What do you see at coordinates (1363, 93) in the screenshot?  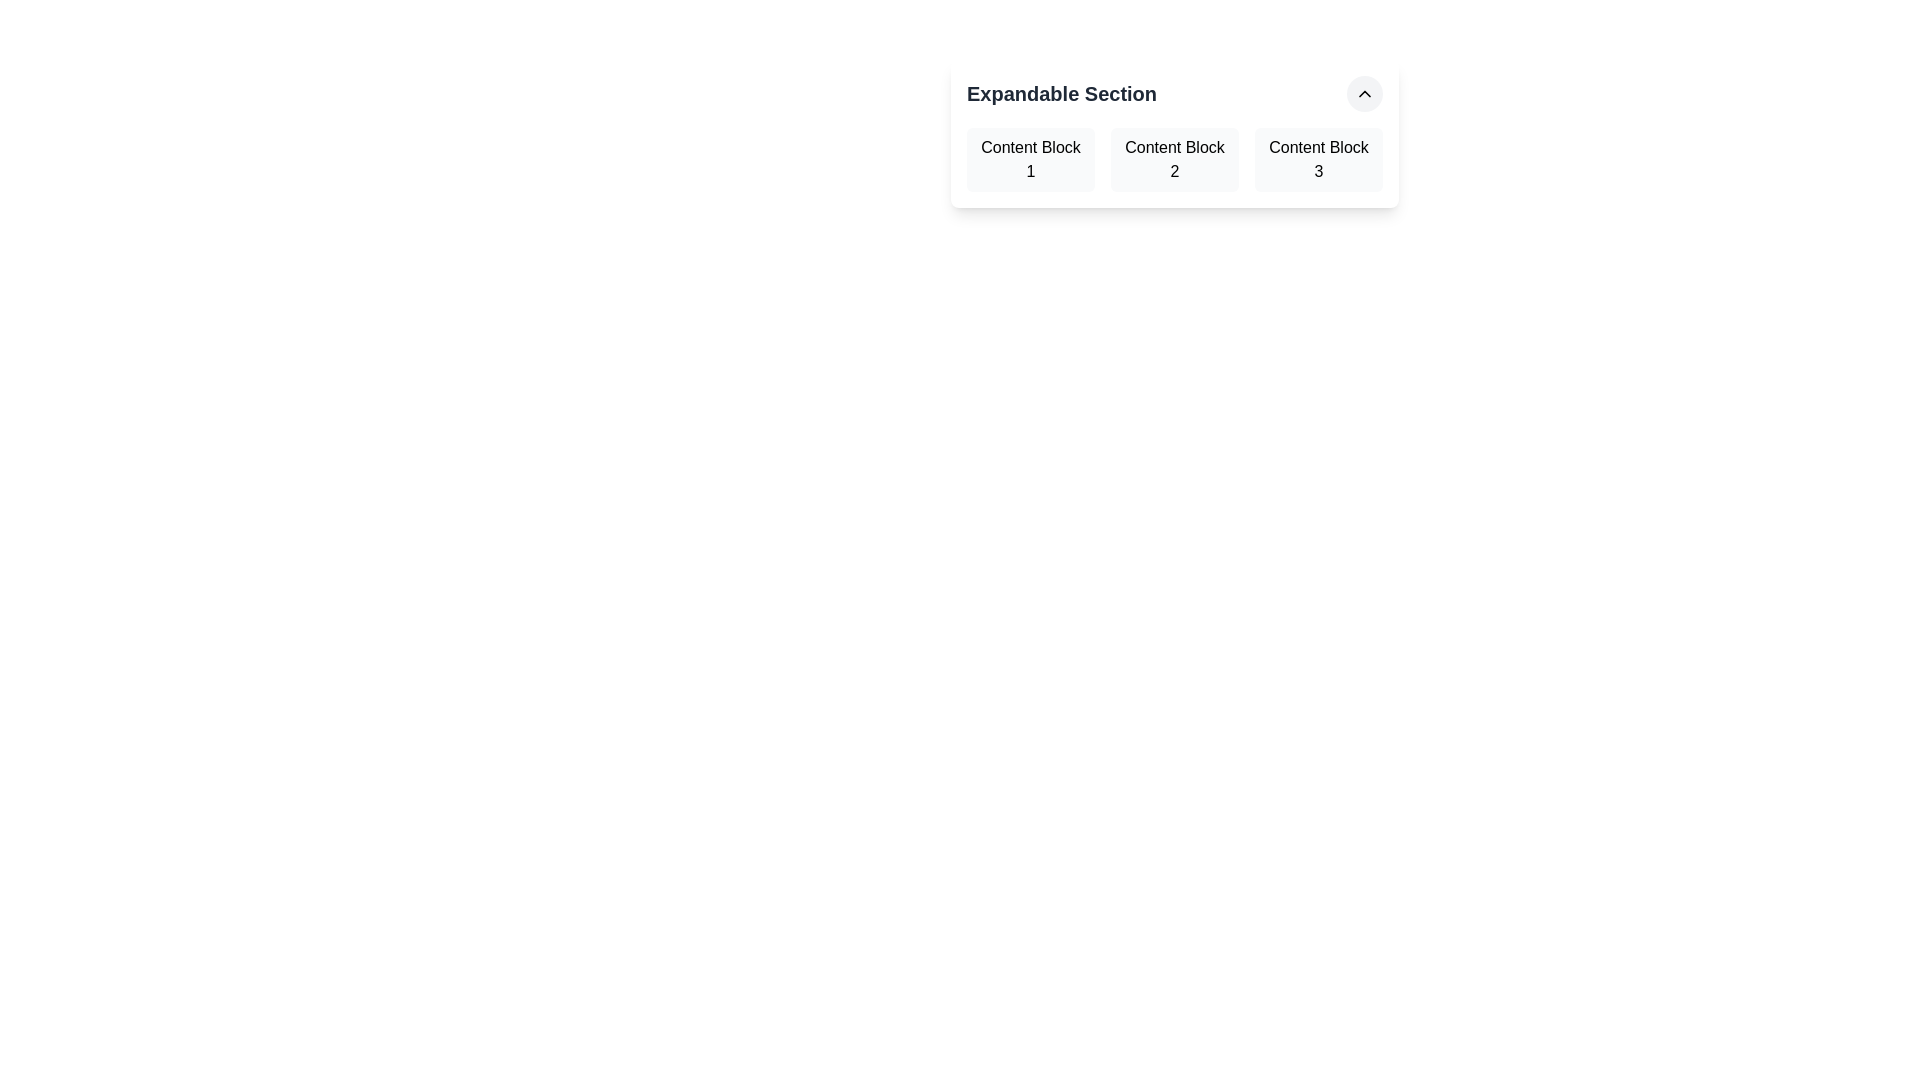 I see `the circular button with an upward-facing chevron icon located in the top-right corner of the 'Expandable Section' to change its background color` at bounding box center [1363, 93].